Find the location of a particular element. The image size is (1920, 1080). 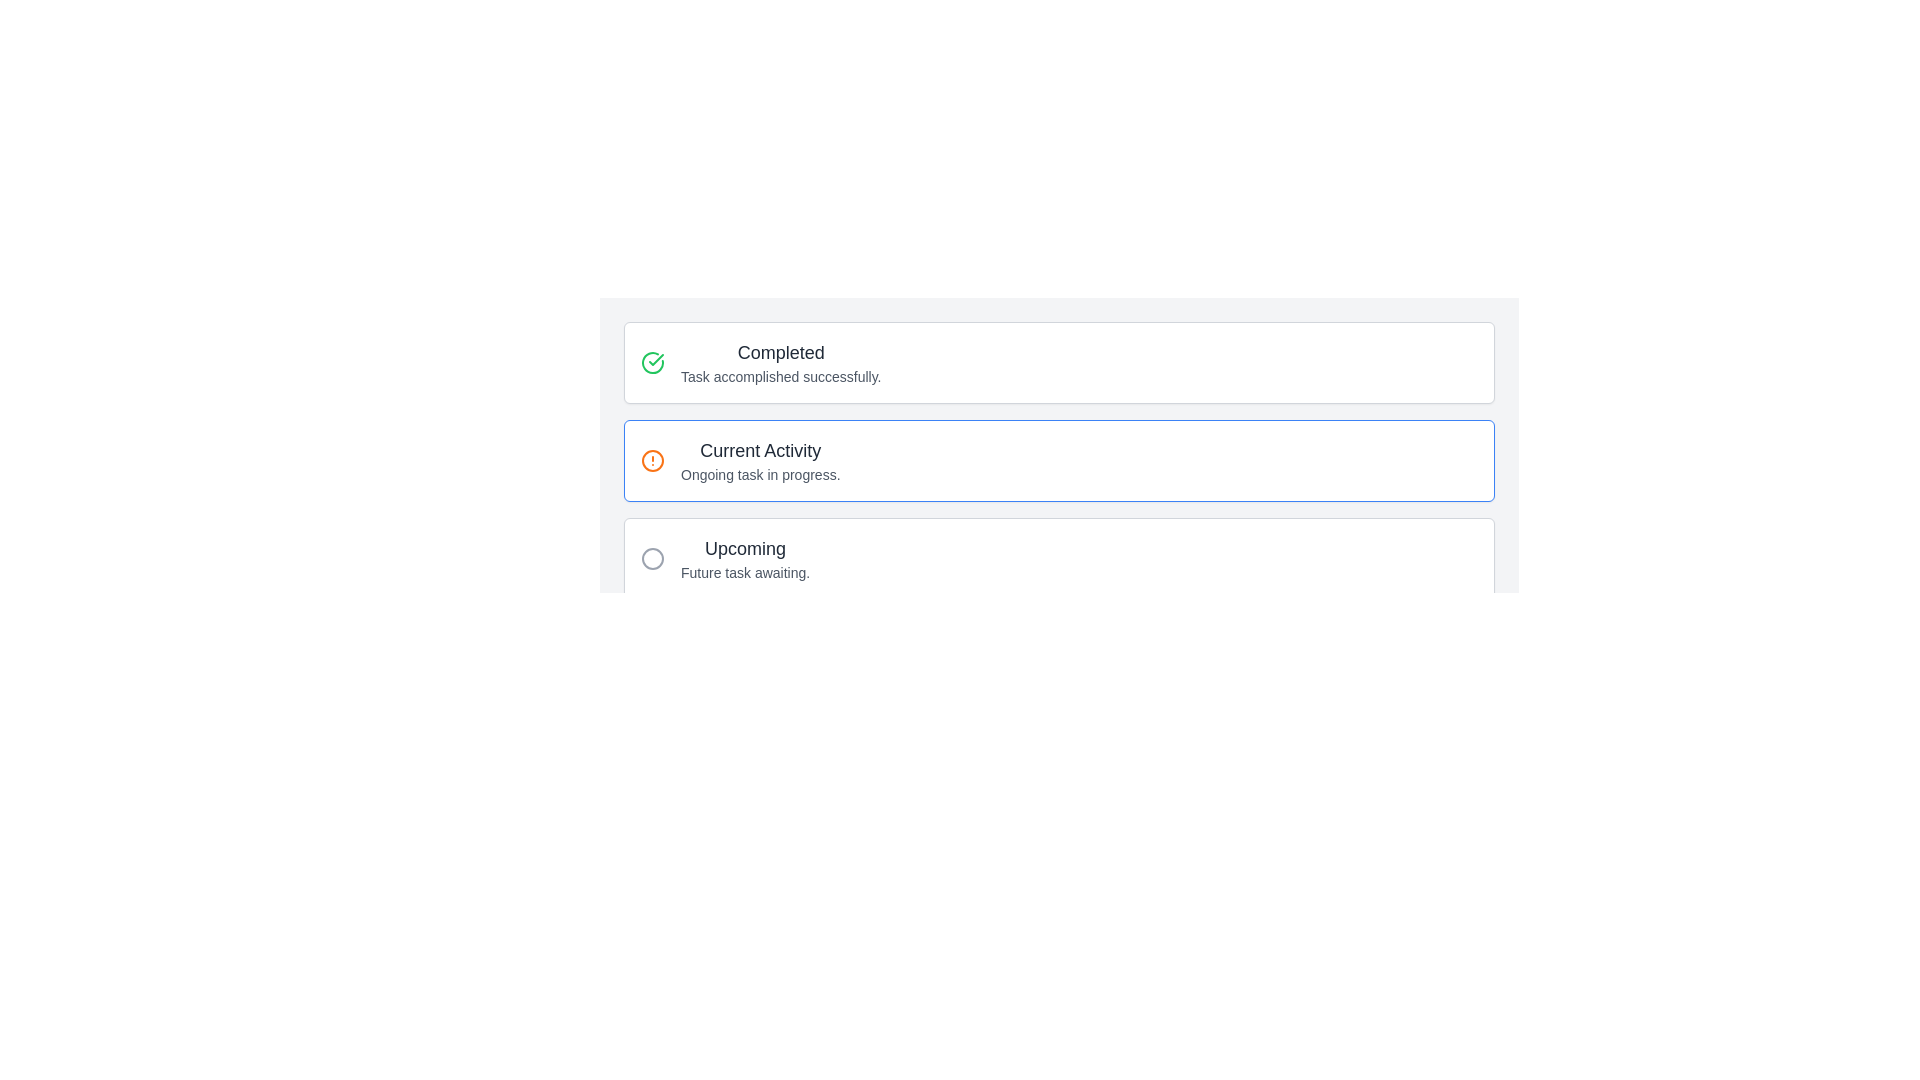

the 'Completed' status icon located to the left of the text 'Completed Task accomplished successfully' to associate it with the status it represents is located at coordinates (652, 362).